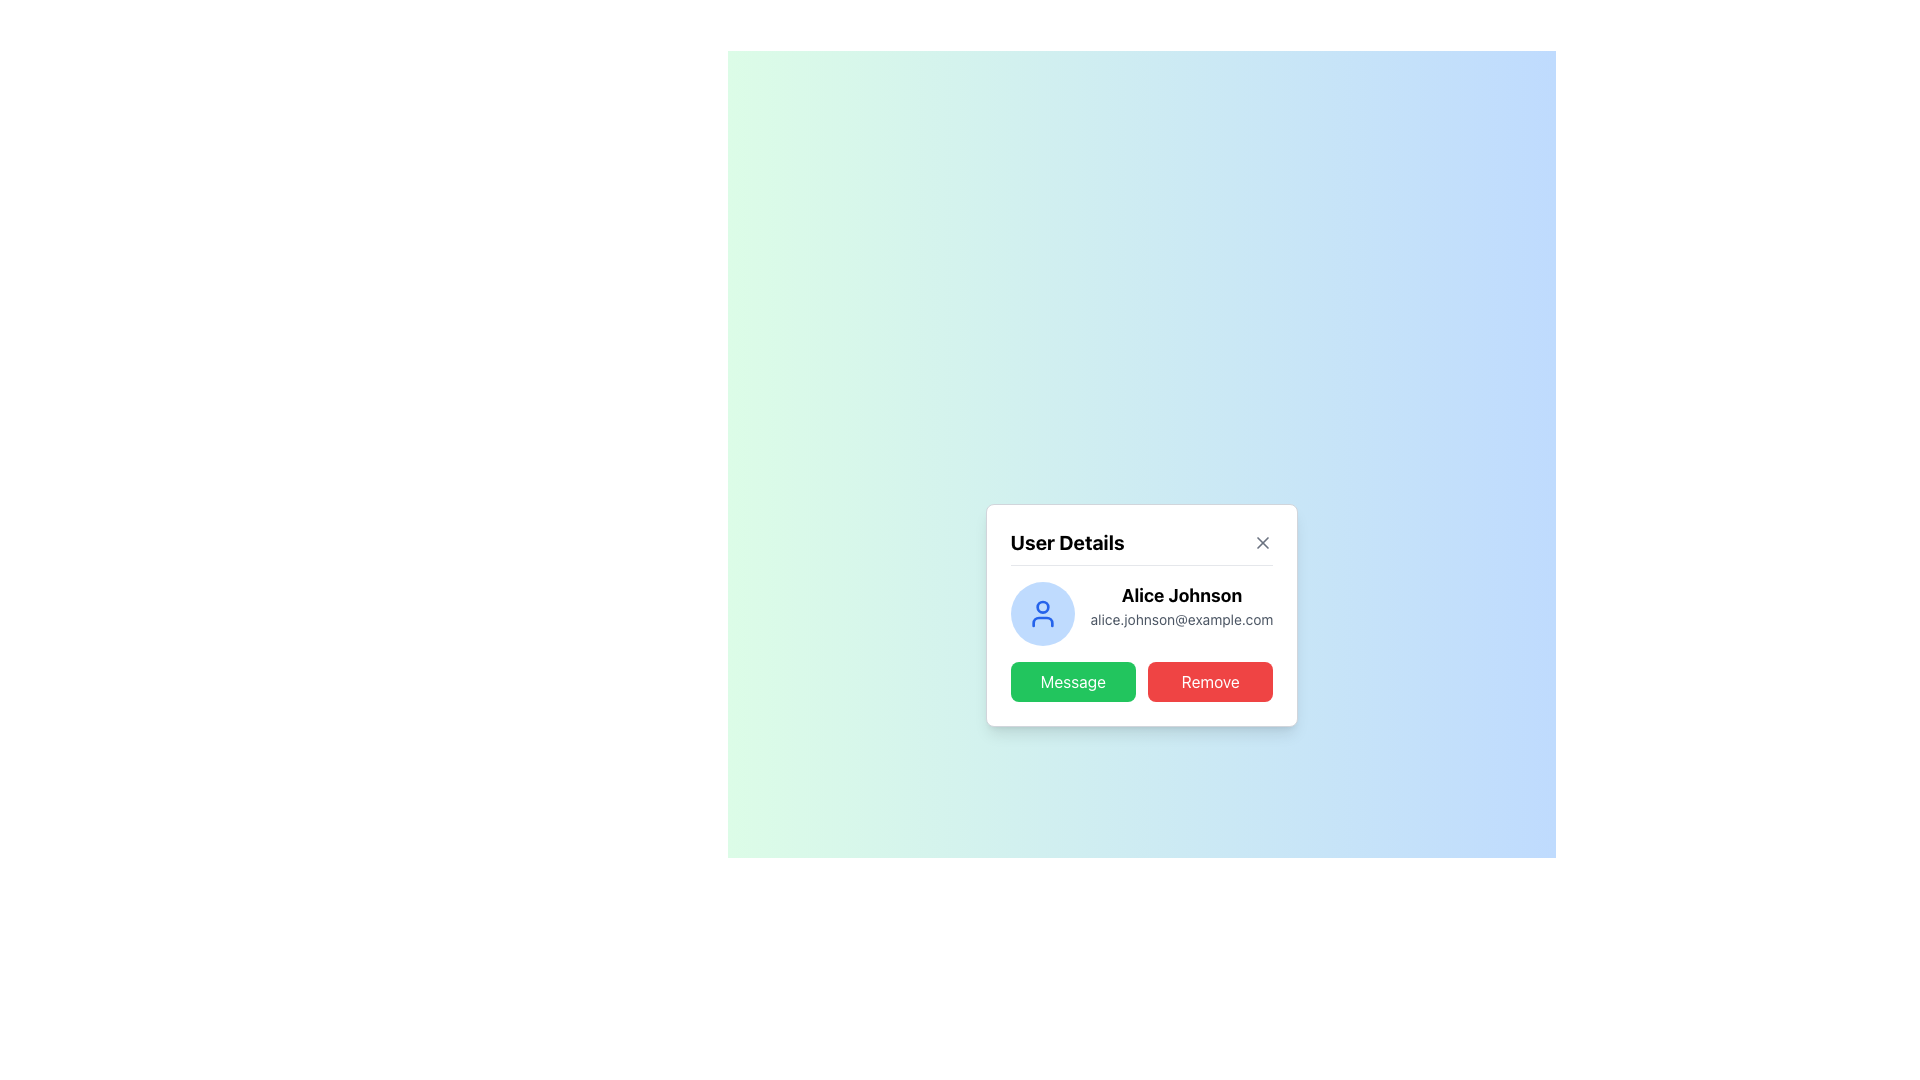 The height and width of the screenshot is (1080, 1920). What do you see at coordinates (1041, 612) in the screenshot?
I see `the user icon representing Alice Johnson, which is located in the user details interface above her name and email address` at bounding box center [1041, 612].